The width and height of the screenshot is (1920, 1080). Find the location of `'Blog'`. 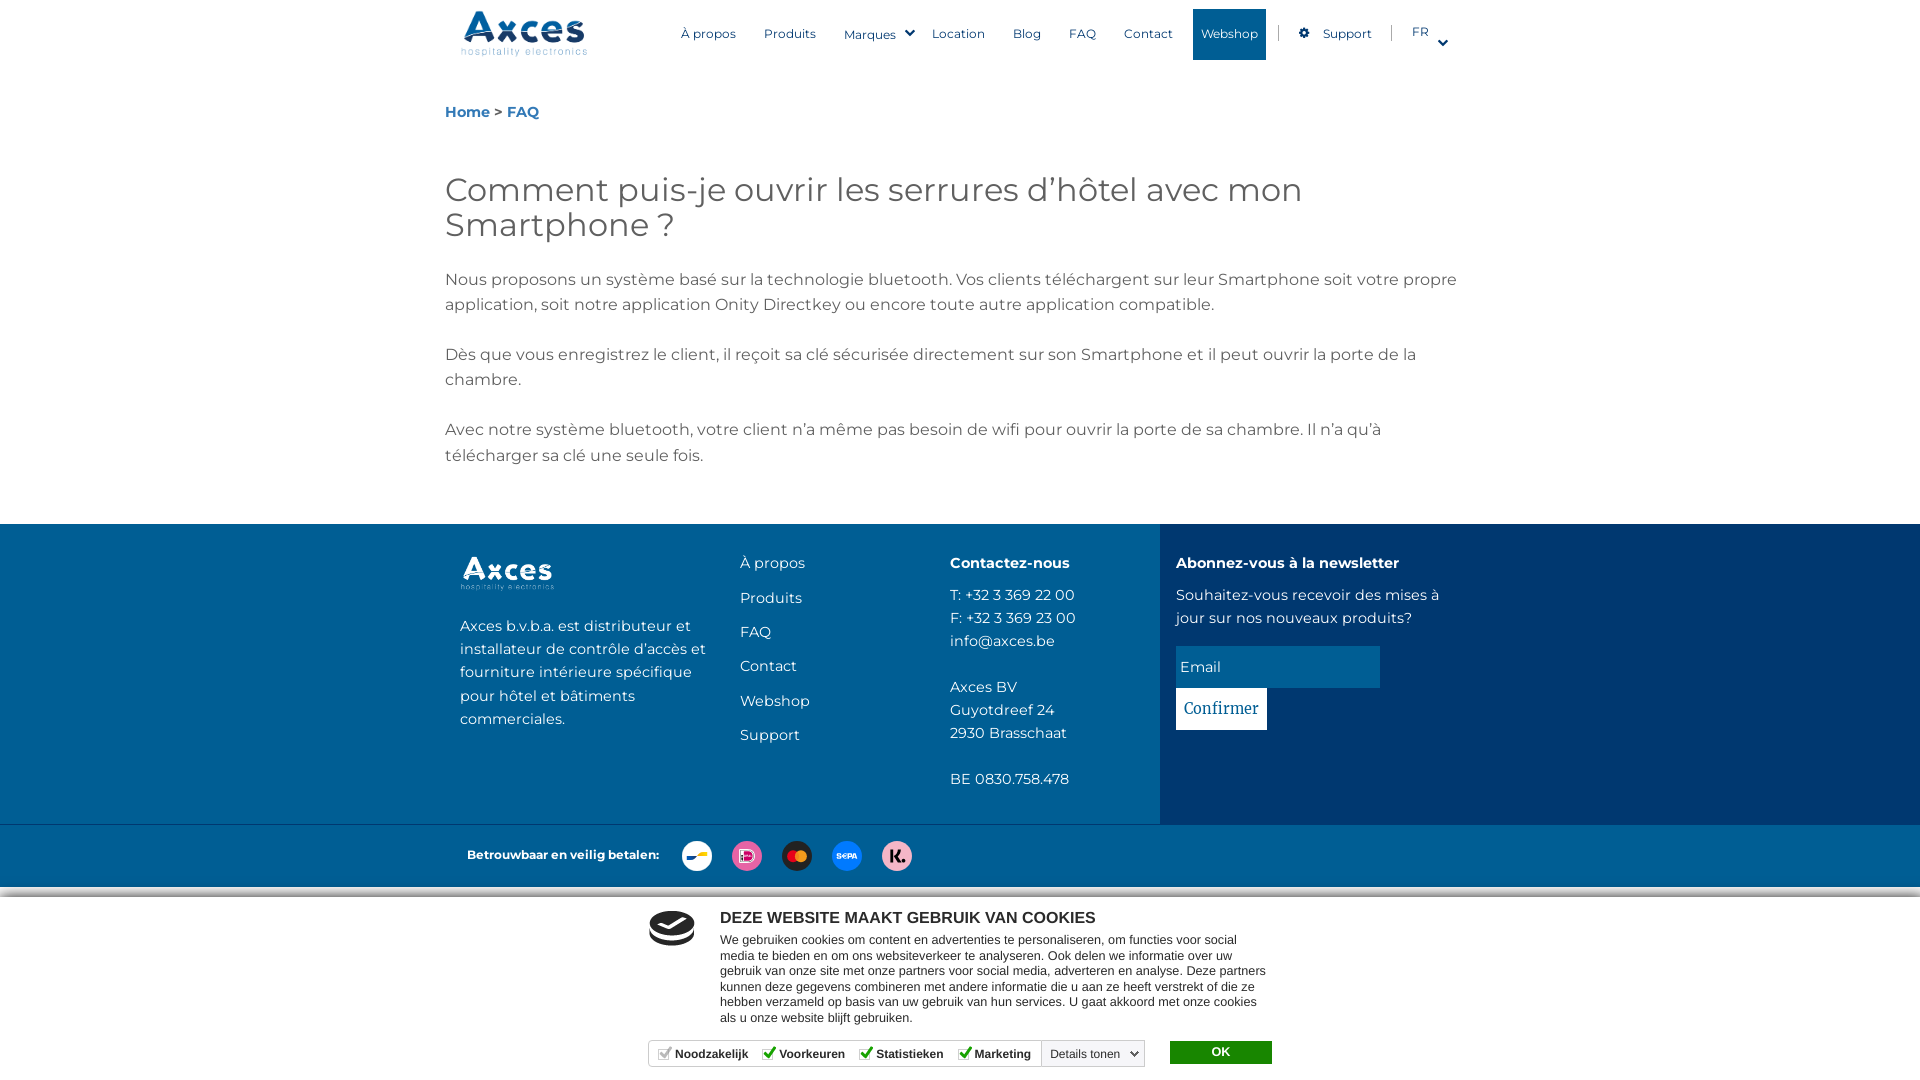

'Blog' is located at coordinates (1027, 34).